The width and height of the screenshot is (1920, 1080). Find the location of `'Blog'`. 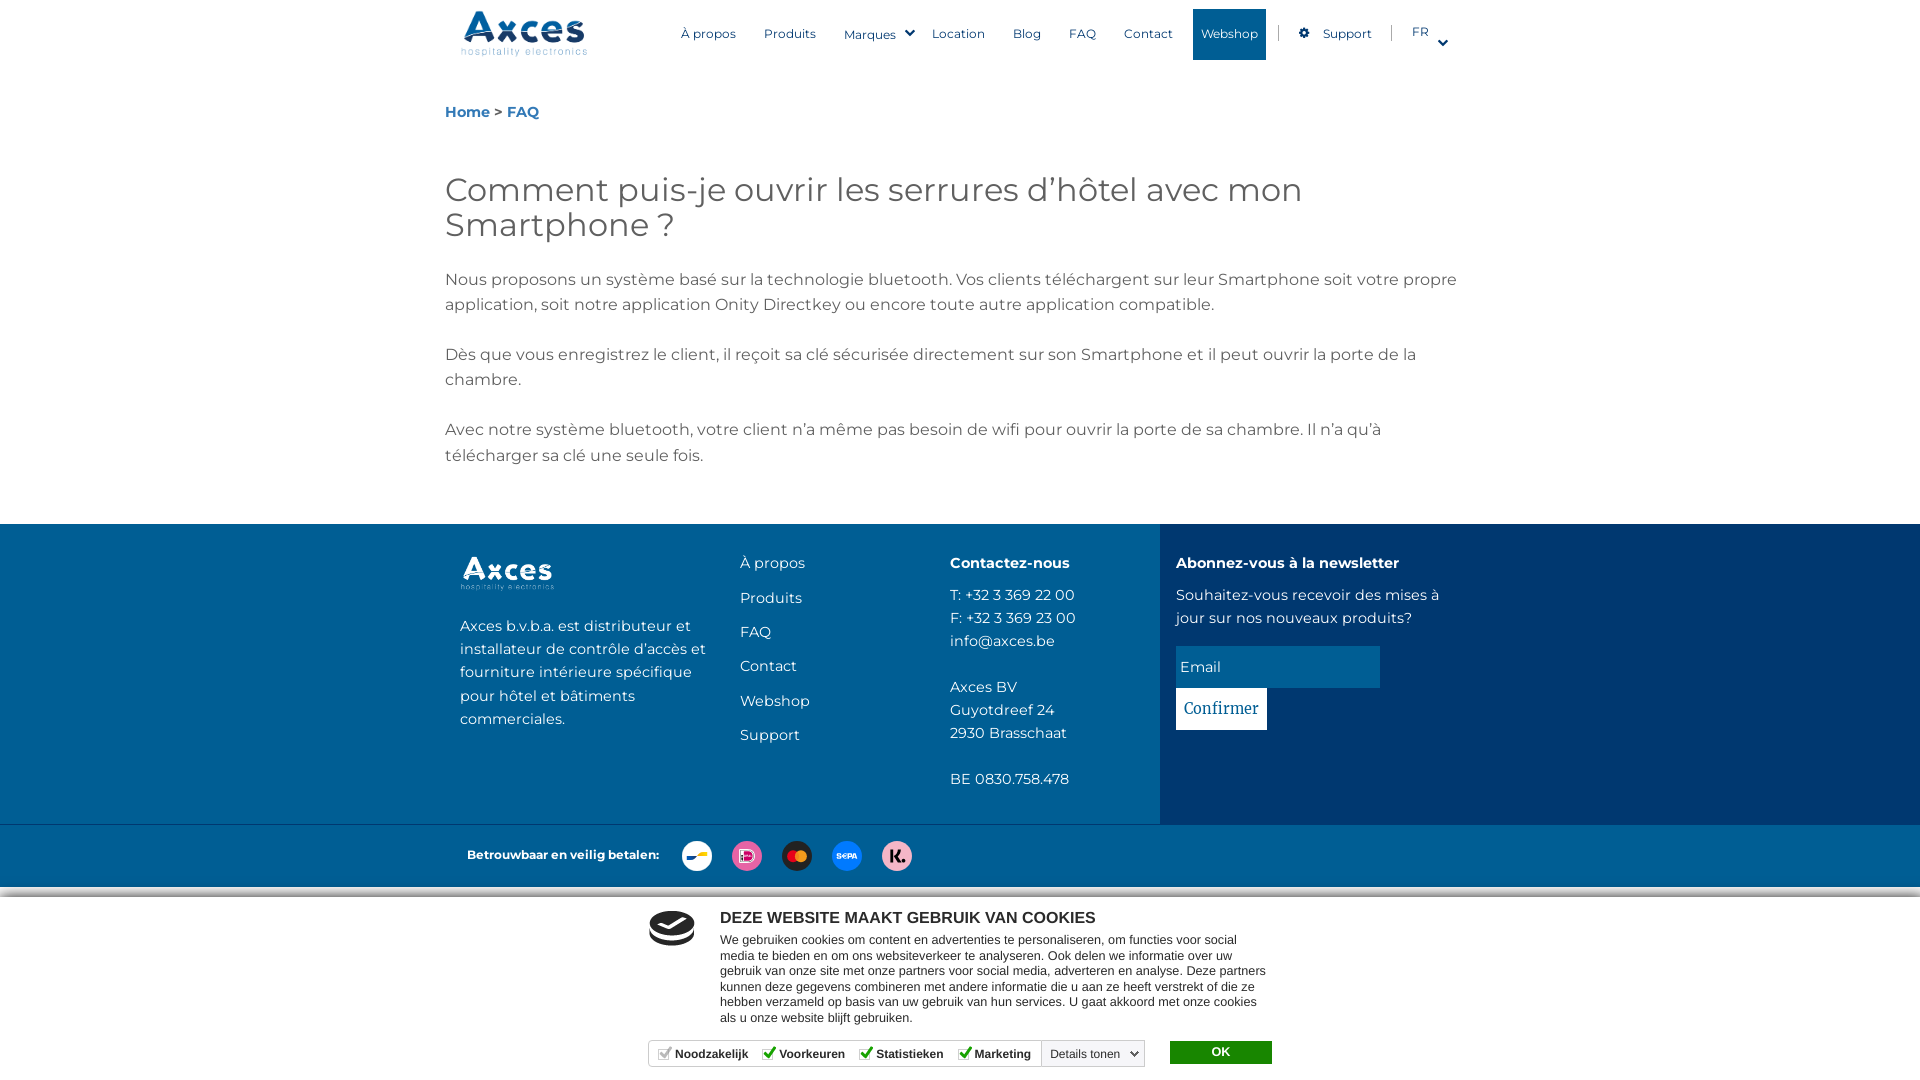

'Blog' is located at coordinates (1027, 34).